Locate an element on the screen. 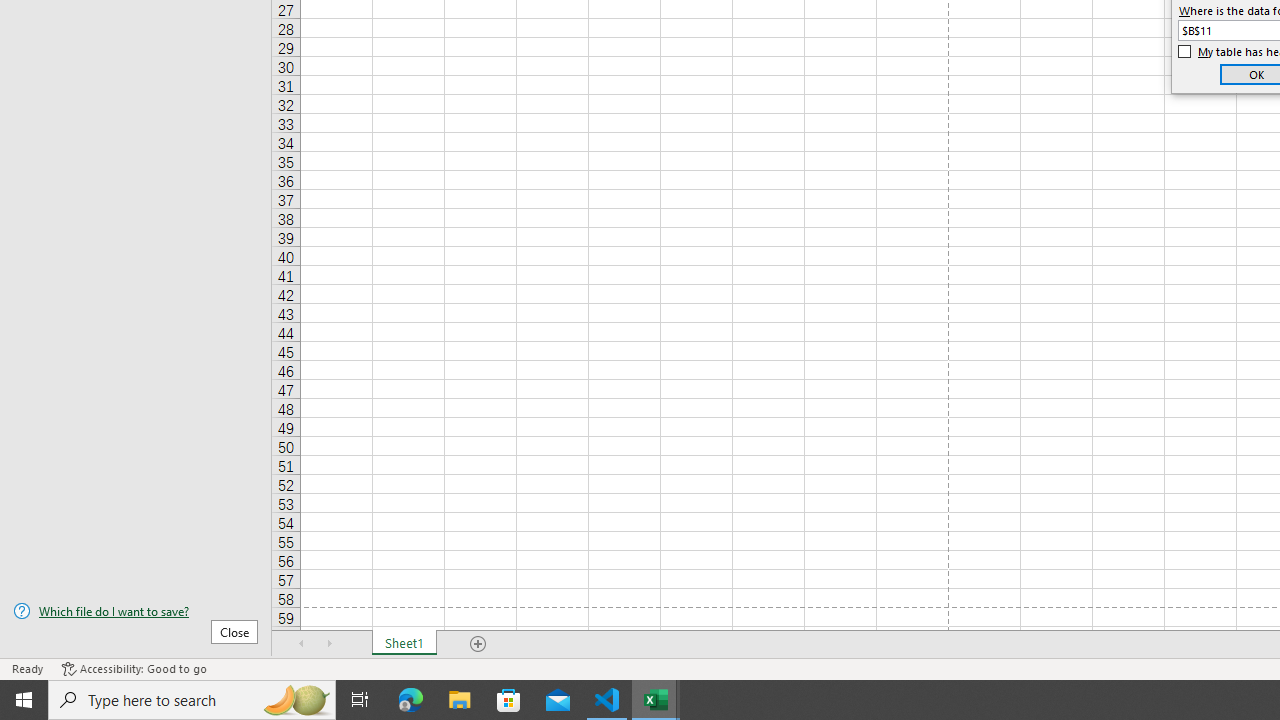 The width and height of the screenshot is (1280, 720). 'Scroll Right' is located at coordinates (330, 644).